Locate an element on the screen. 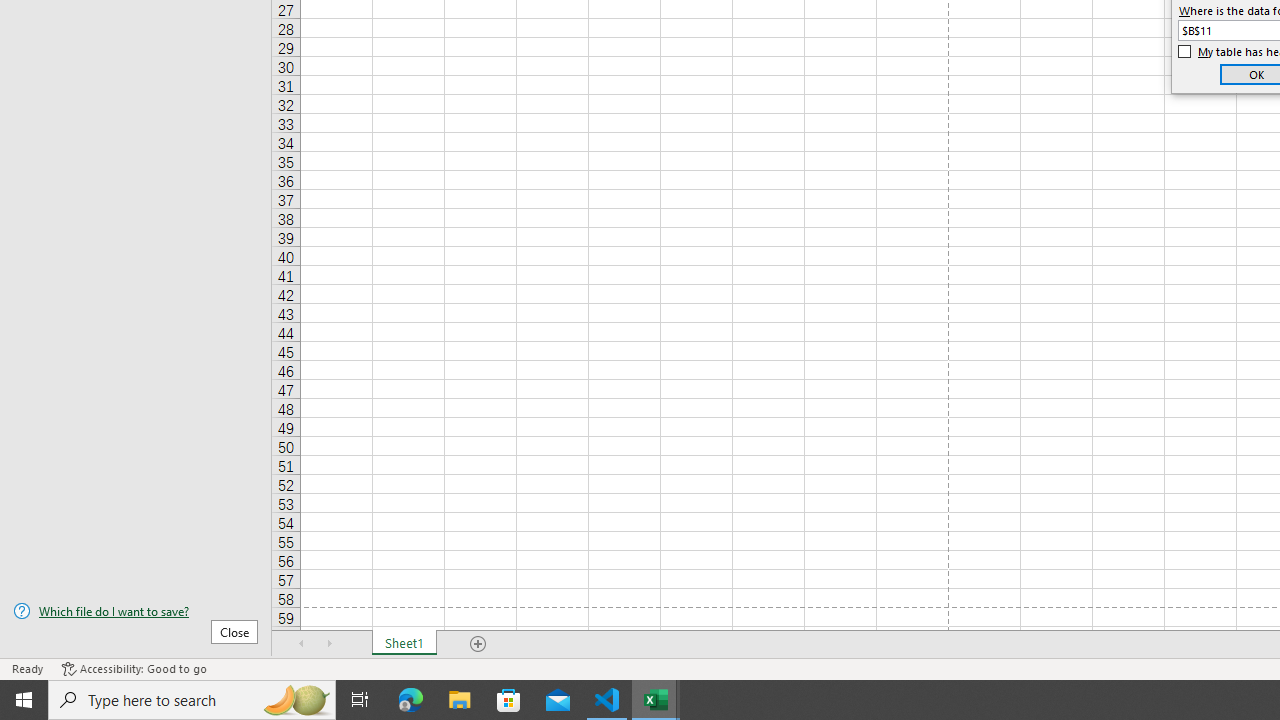 The width and height of the screenshot is (1280, 720). 'Scroll Right' is located at coordinates (330, 644).